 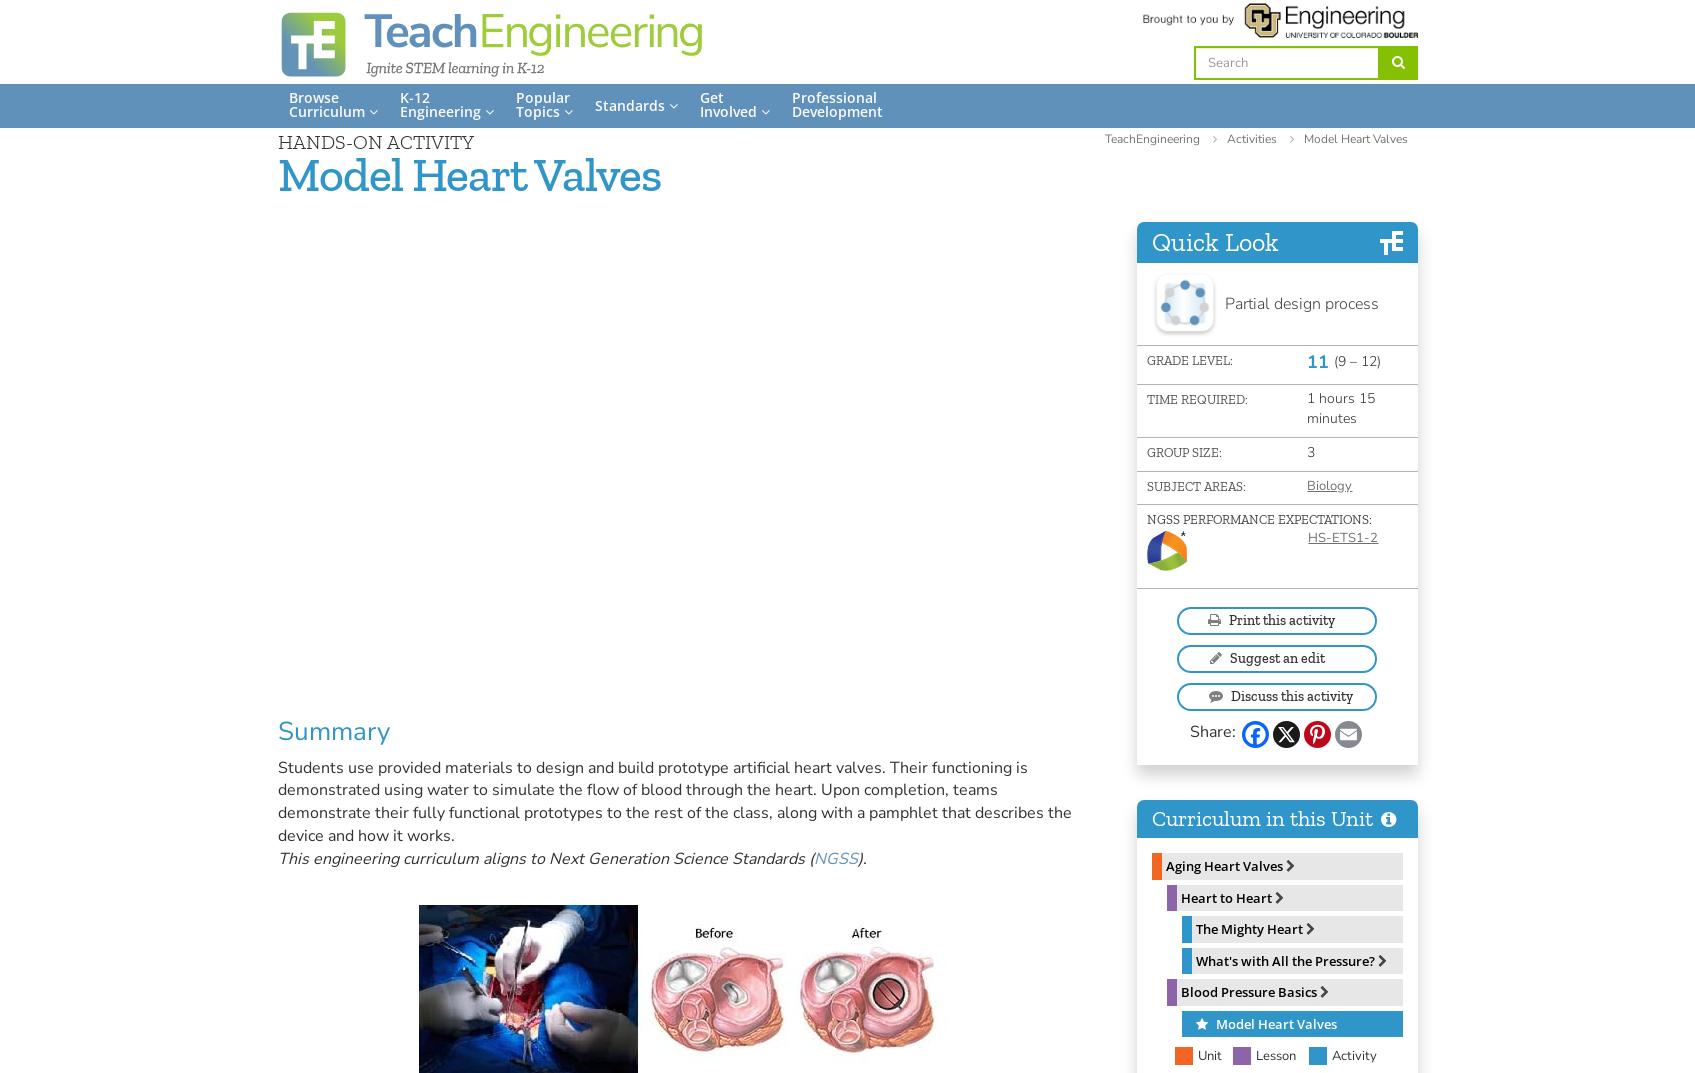 I want to click on 'Professional', so click(x=833, y=97).